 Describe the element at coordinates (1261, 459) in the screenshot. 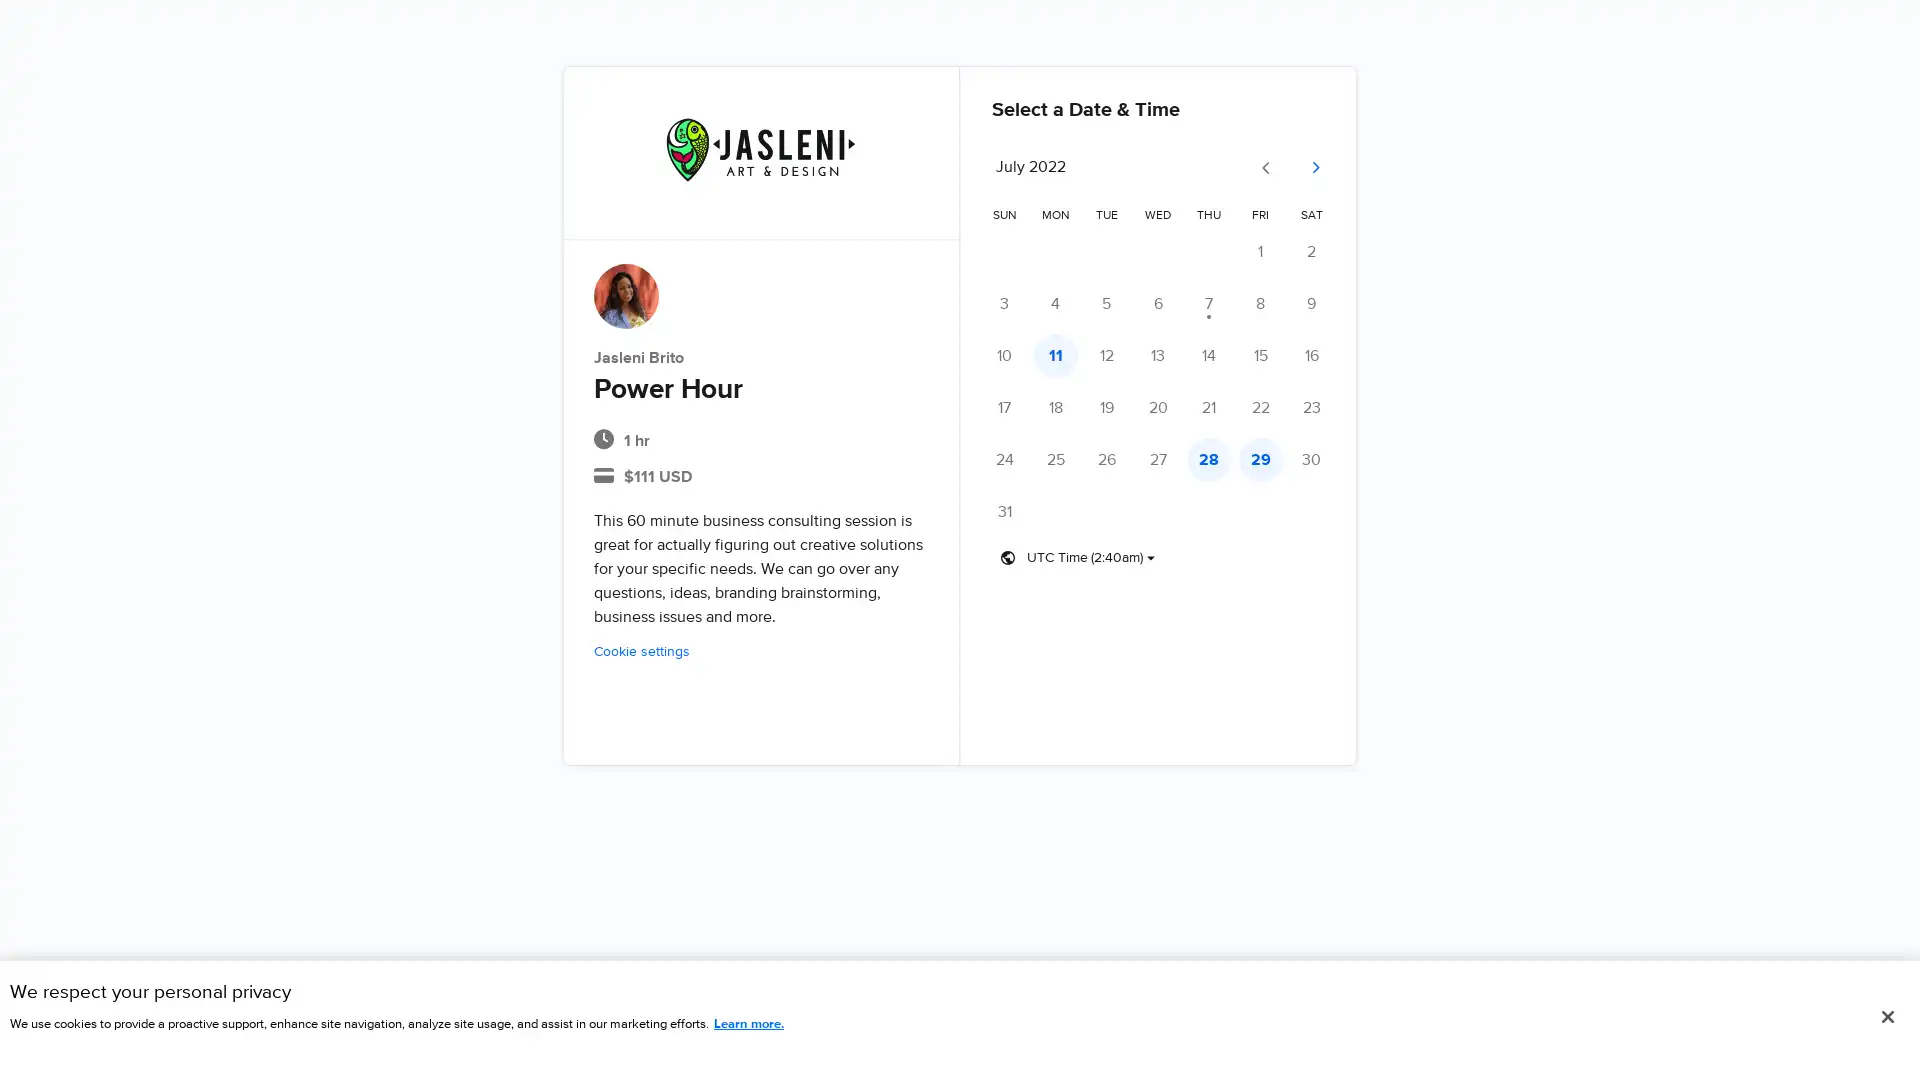

I see `Friday, July 29 - Times available` at that location.